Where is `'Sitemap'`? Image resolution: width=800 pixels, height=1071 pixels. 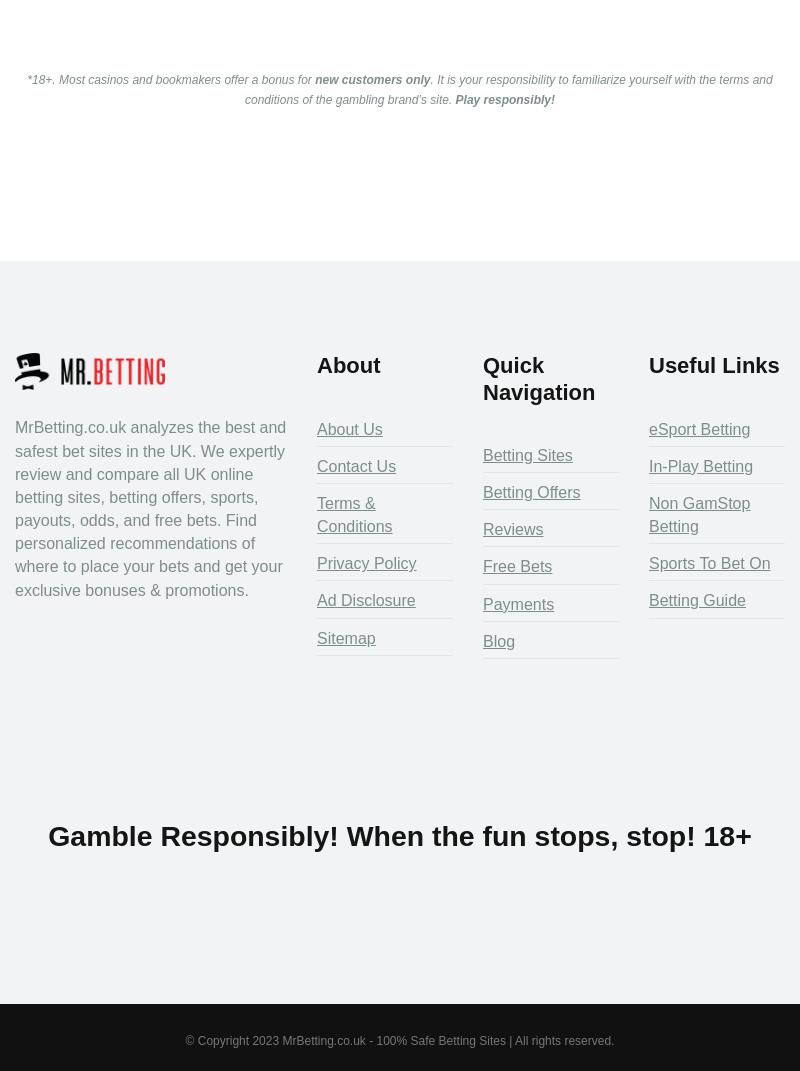
'Sitemap' is located at coordinates (315, 636).